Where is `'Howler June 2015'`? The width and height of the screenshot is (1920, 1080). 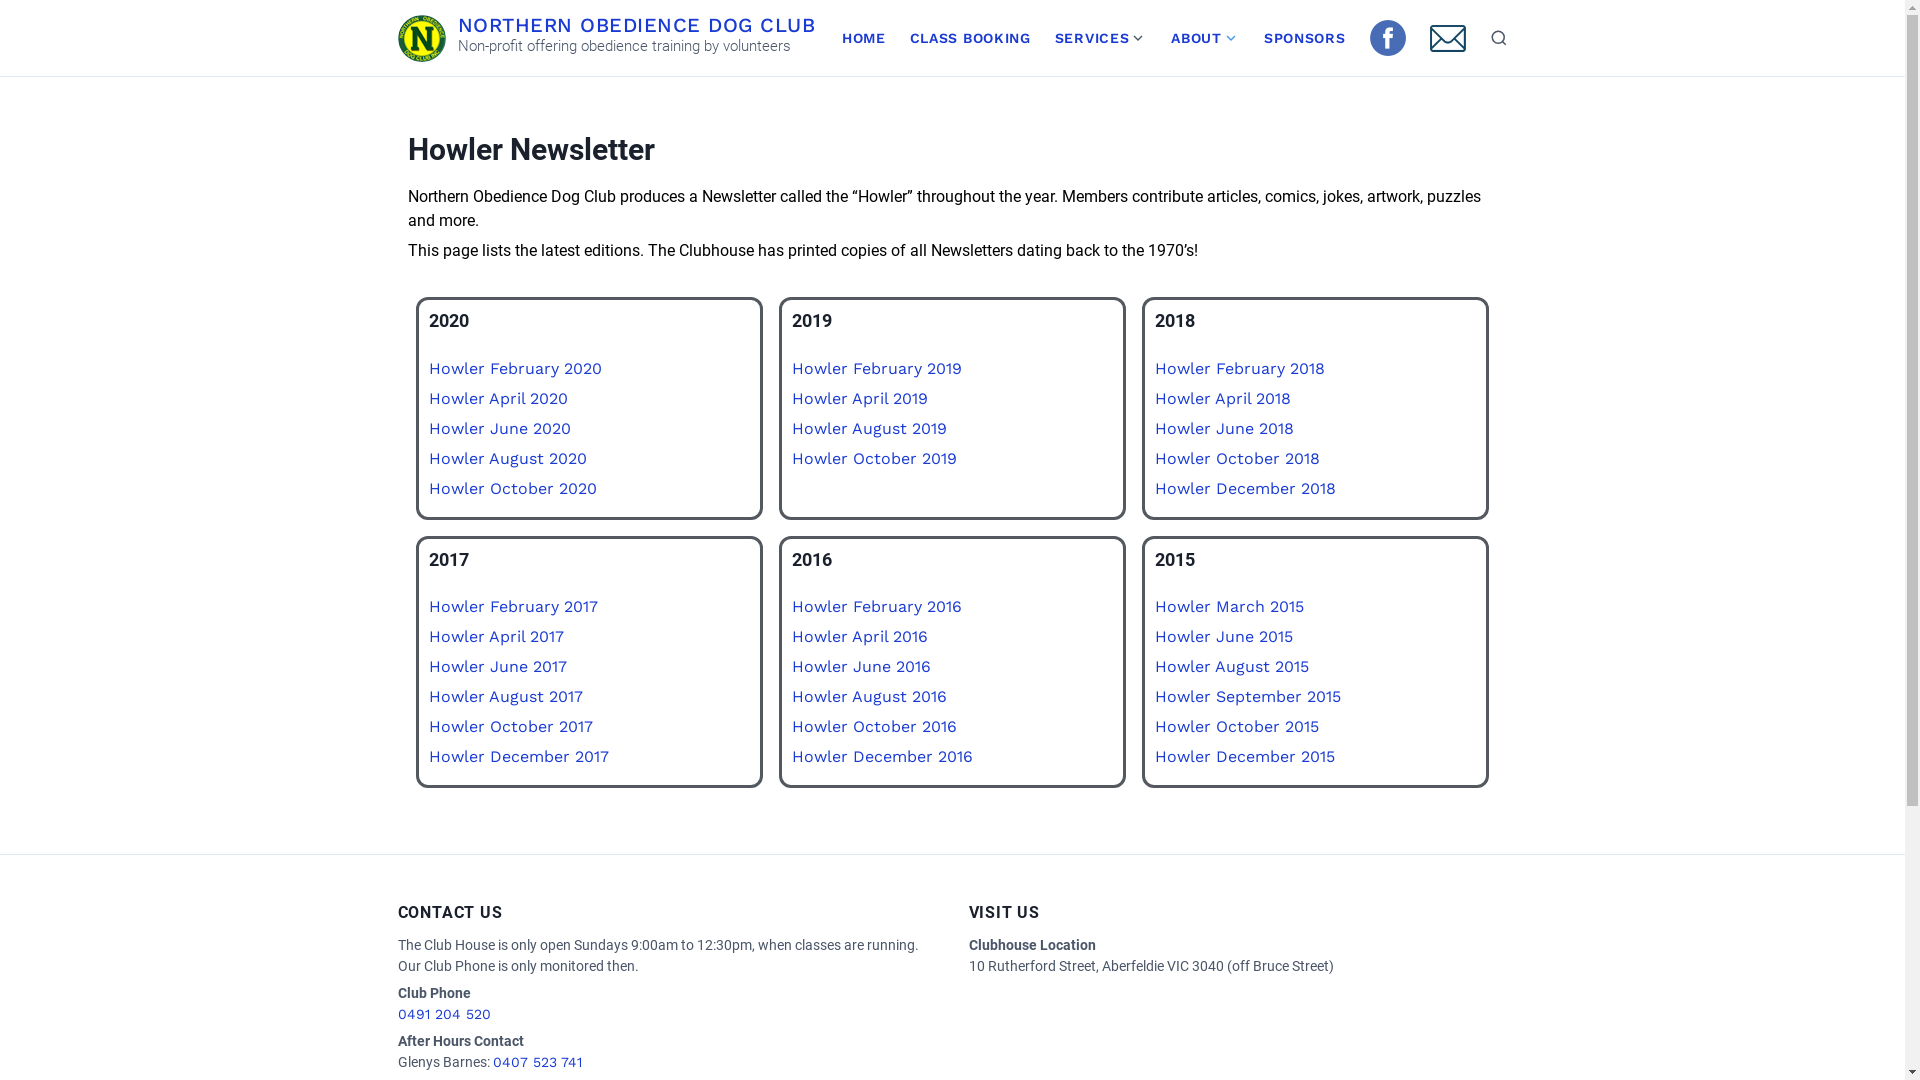
'Howler June 2015' is located at coordinates (1223, 636).